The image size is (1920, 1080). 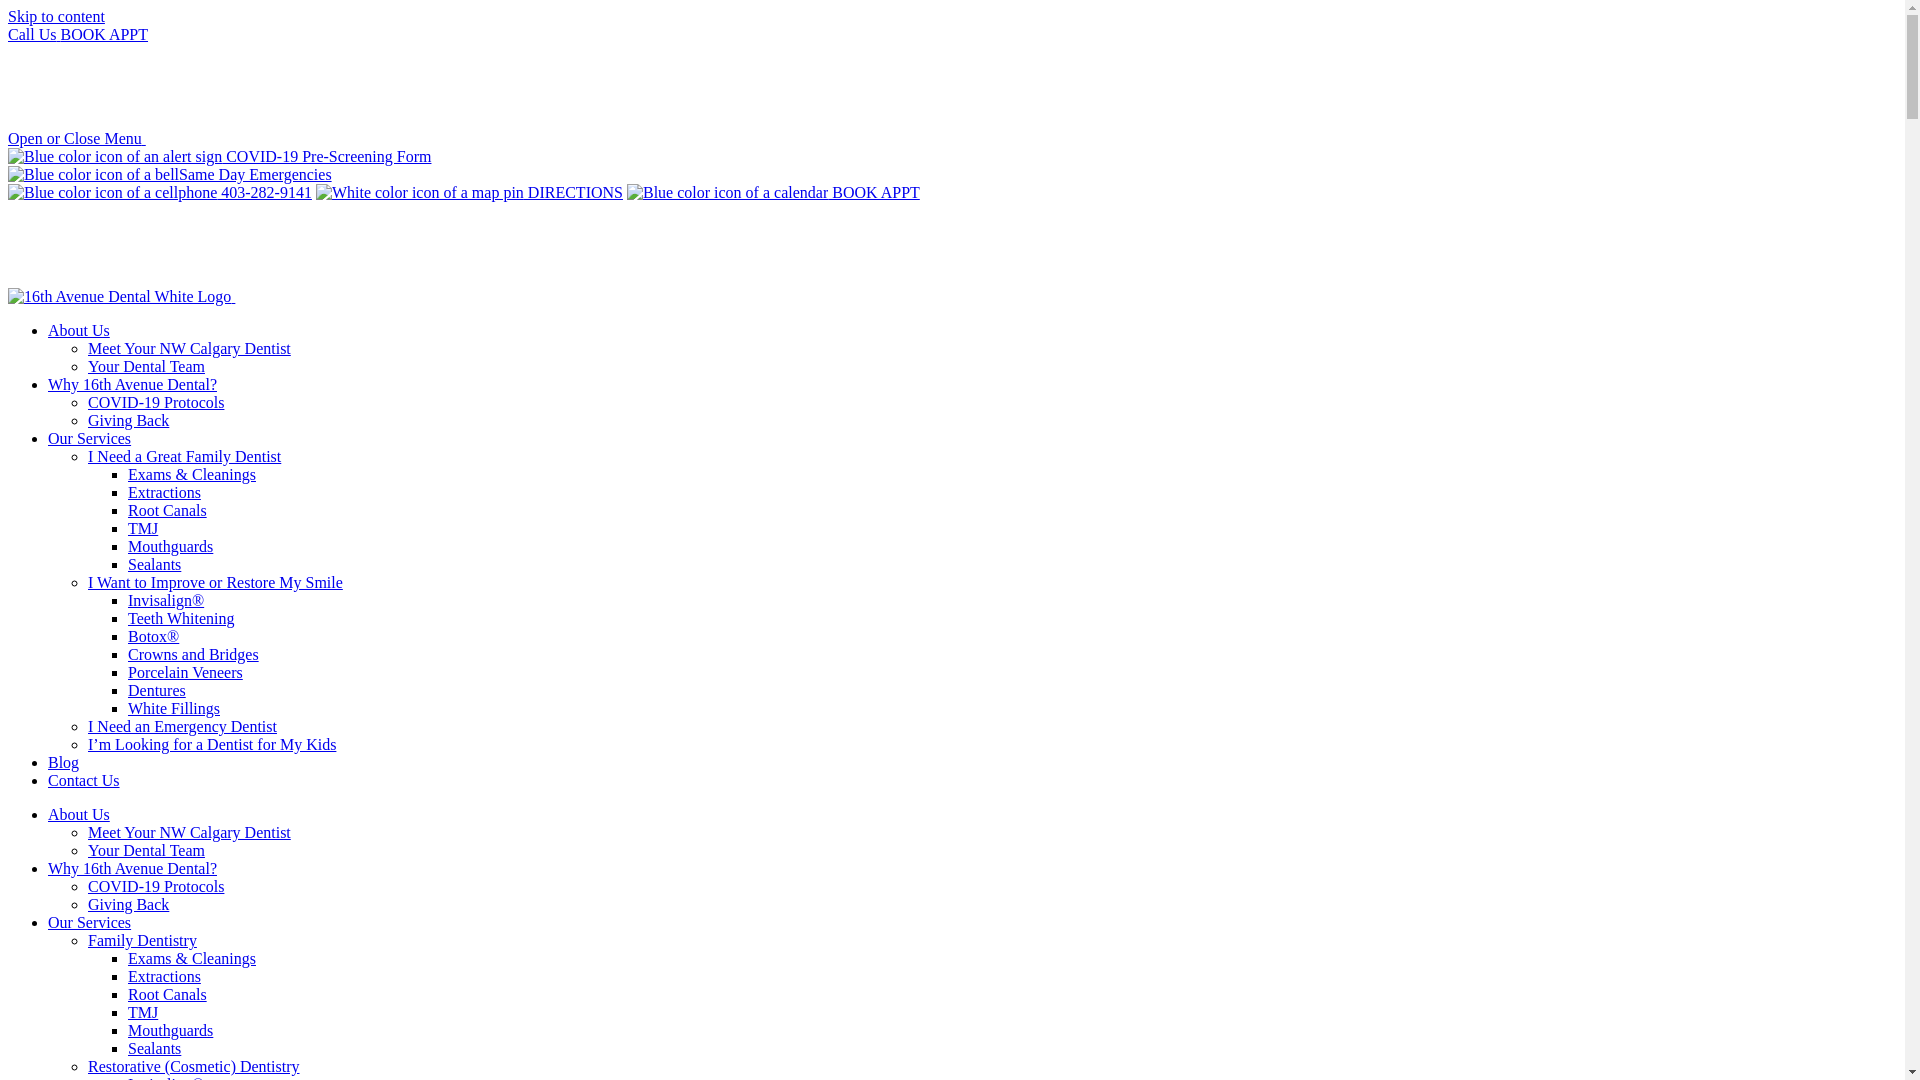 I want to click on 'White Fillings', so click(x=173, y=707).